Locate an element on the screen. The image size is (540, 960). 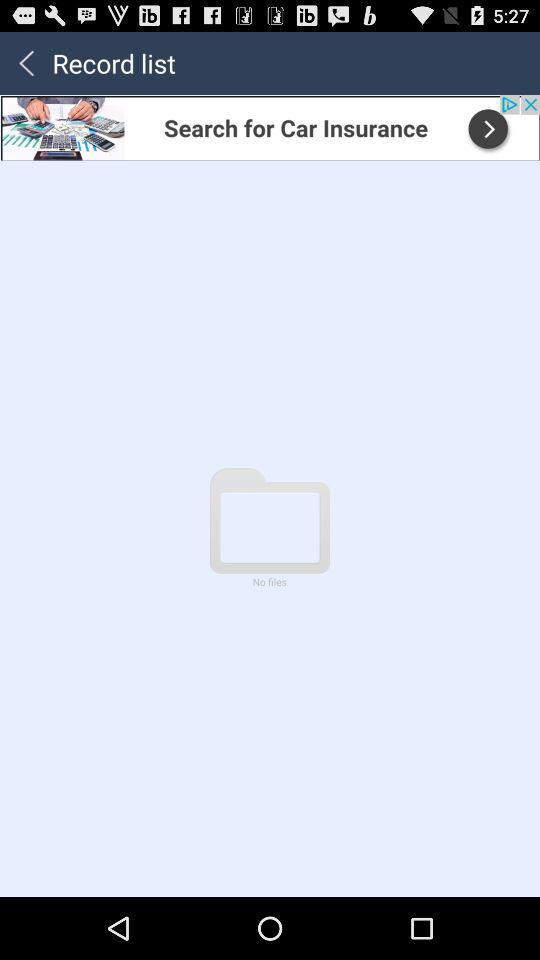
previous is located at coordinates (25, 62).